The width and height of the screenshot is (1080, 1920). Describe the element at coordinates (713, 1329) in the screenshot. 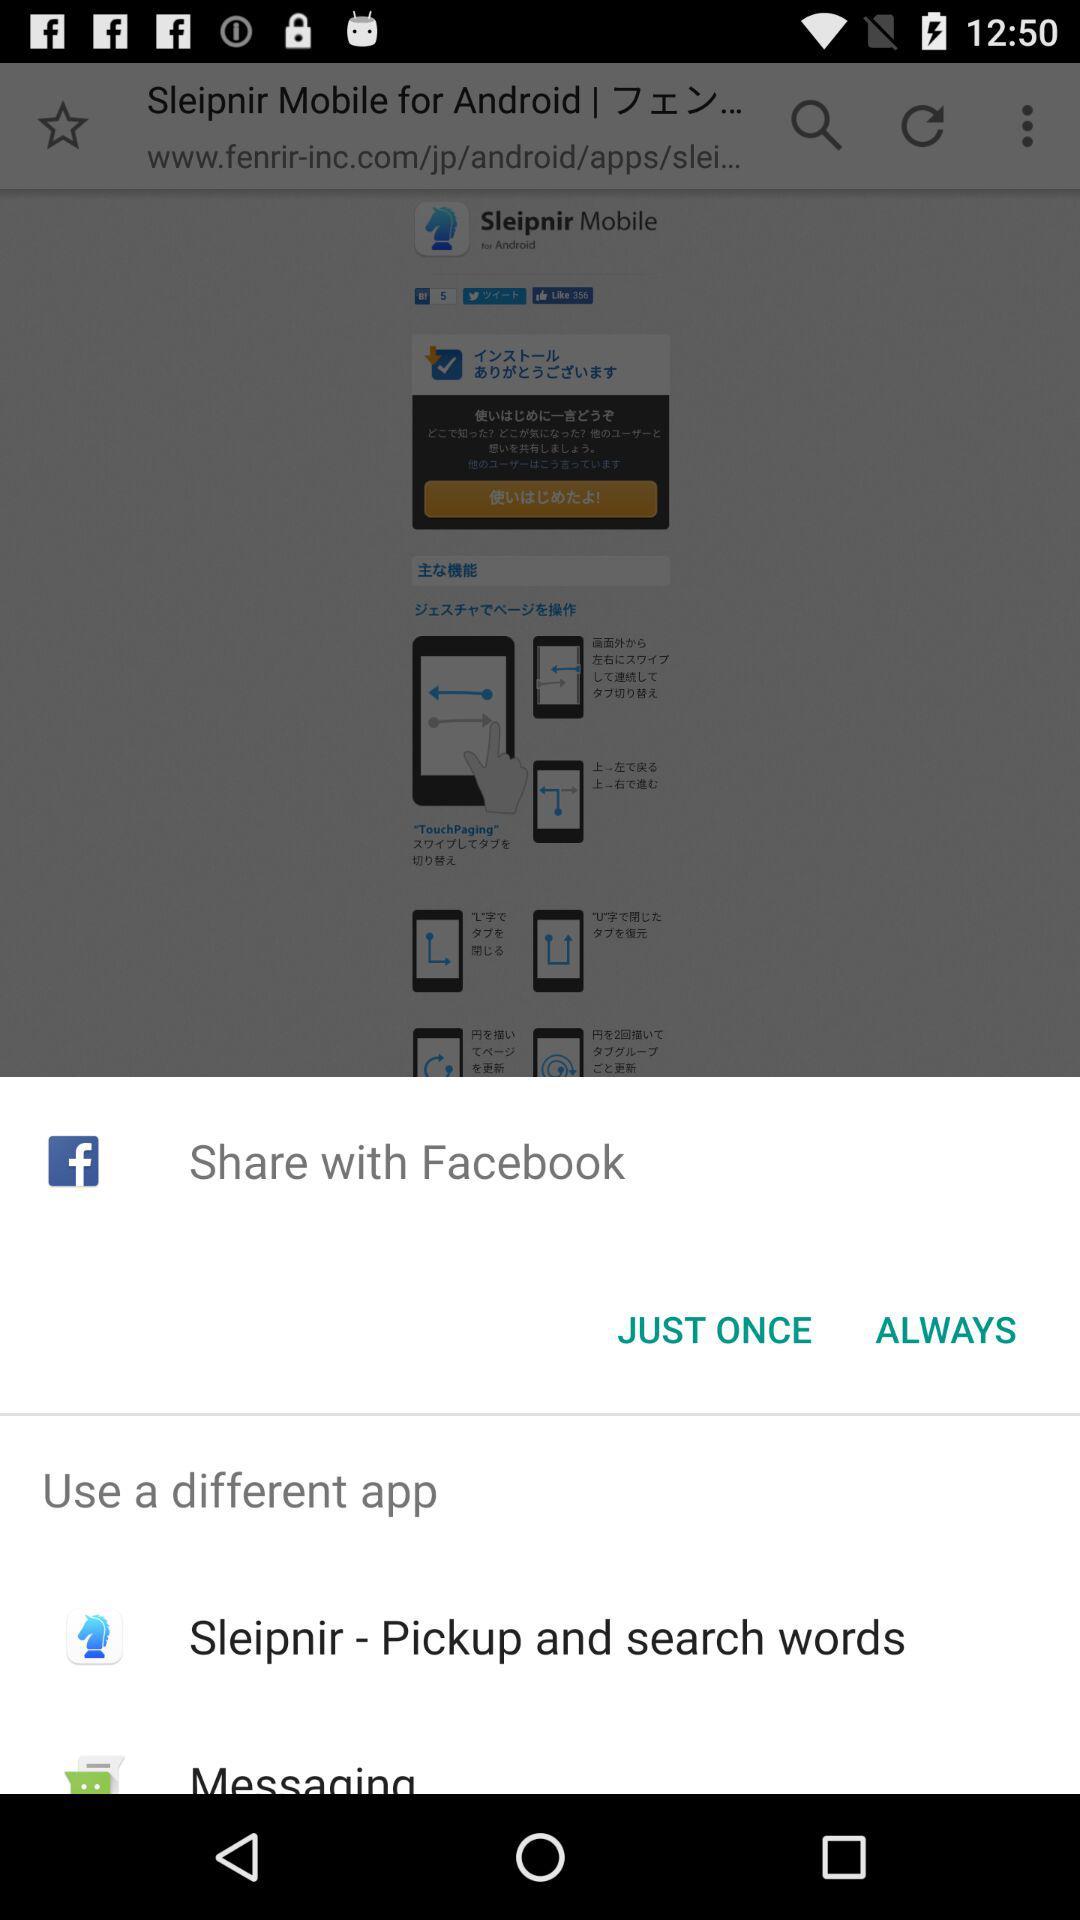

I see `the just once item` at that location.